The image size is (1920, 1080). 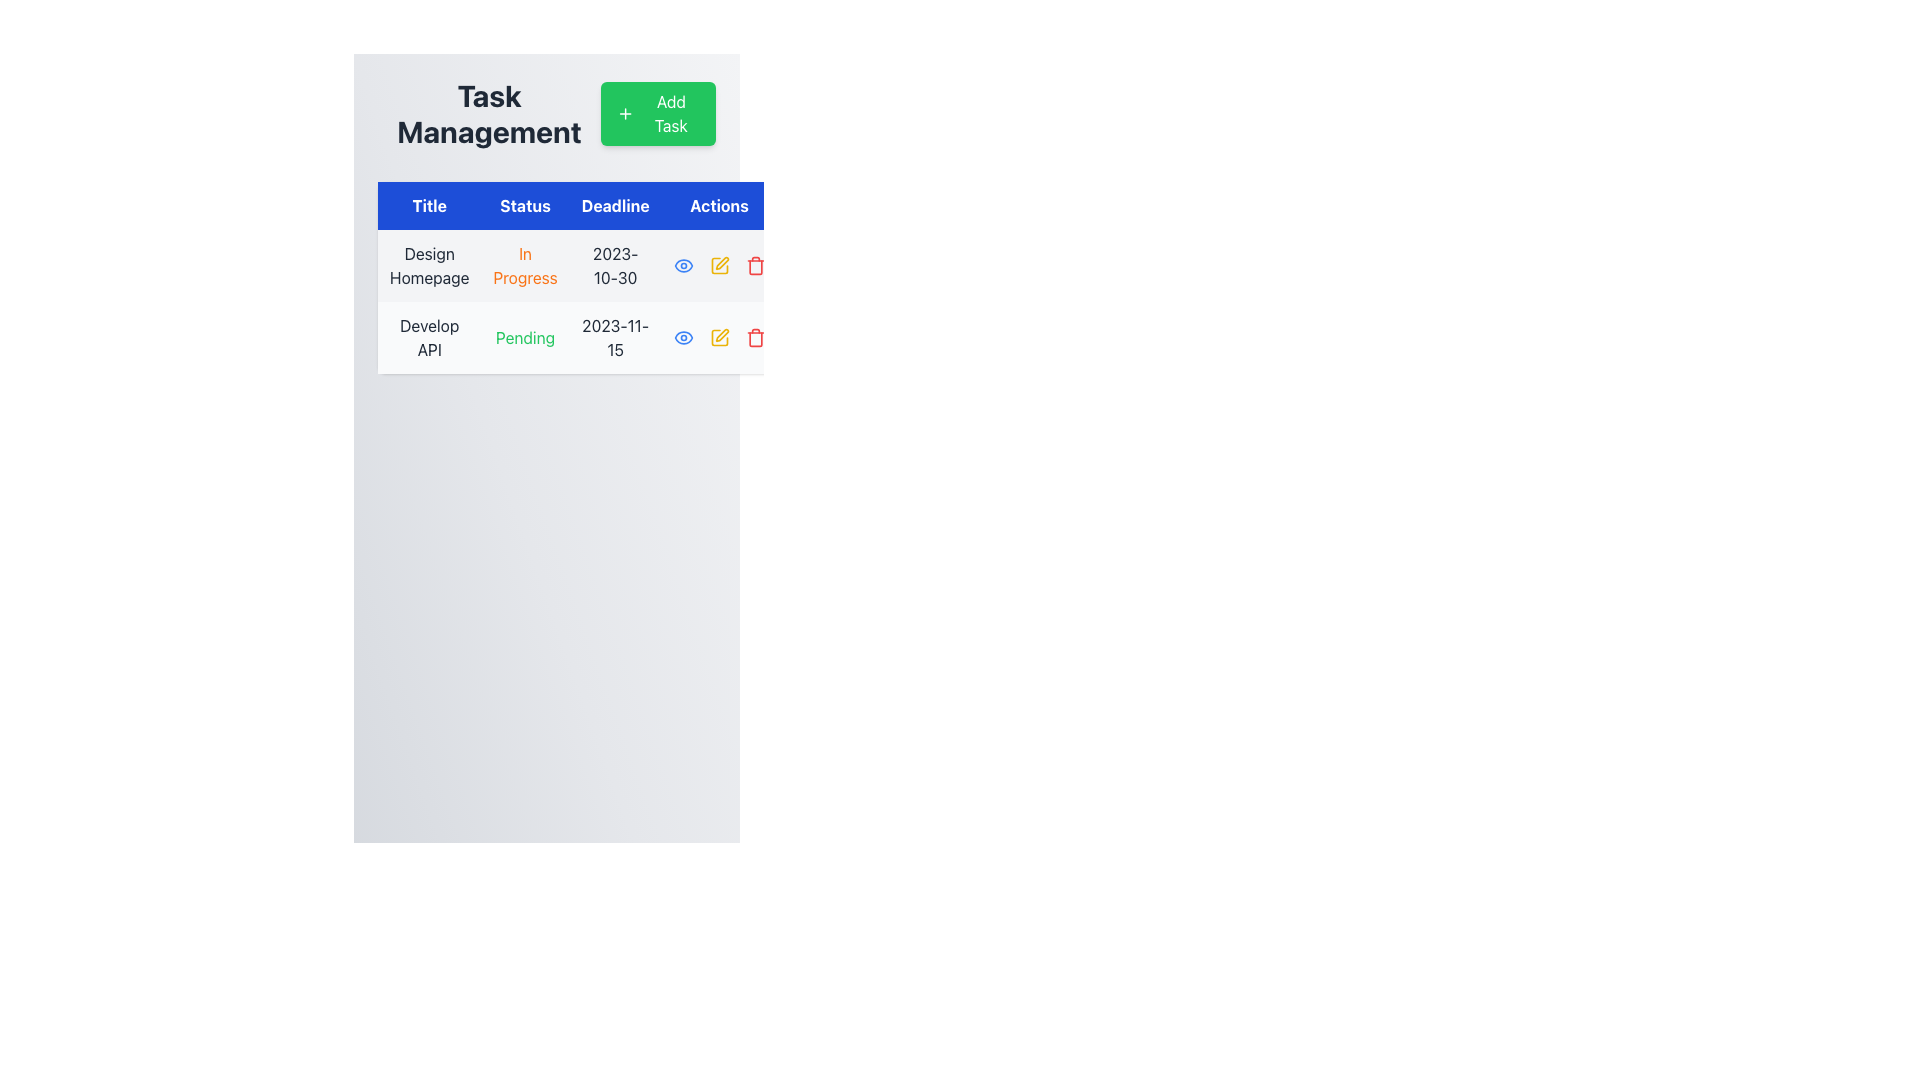 What do you see at coordinates (525, 205) in the screenshot?
I see `the 'Status' text label which is the second column header in the table, displaying the word 'Status' in white, bold font on a blue background` at bounding box center [525, 205].